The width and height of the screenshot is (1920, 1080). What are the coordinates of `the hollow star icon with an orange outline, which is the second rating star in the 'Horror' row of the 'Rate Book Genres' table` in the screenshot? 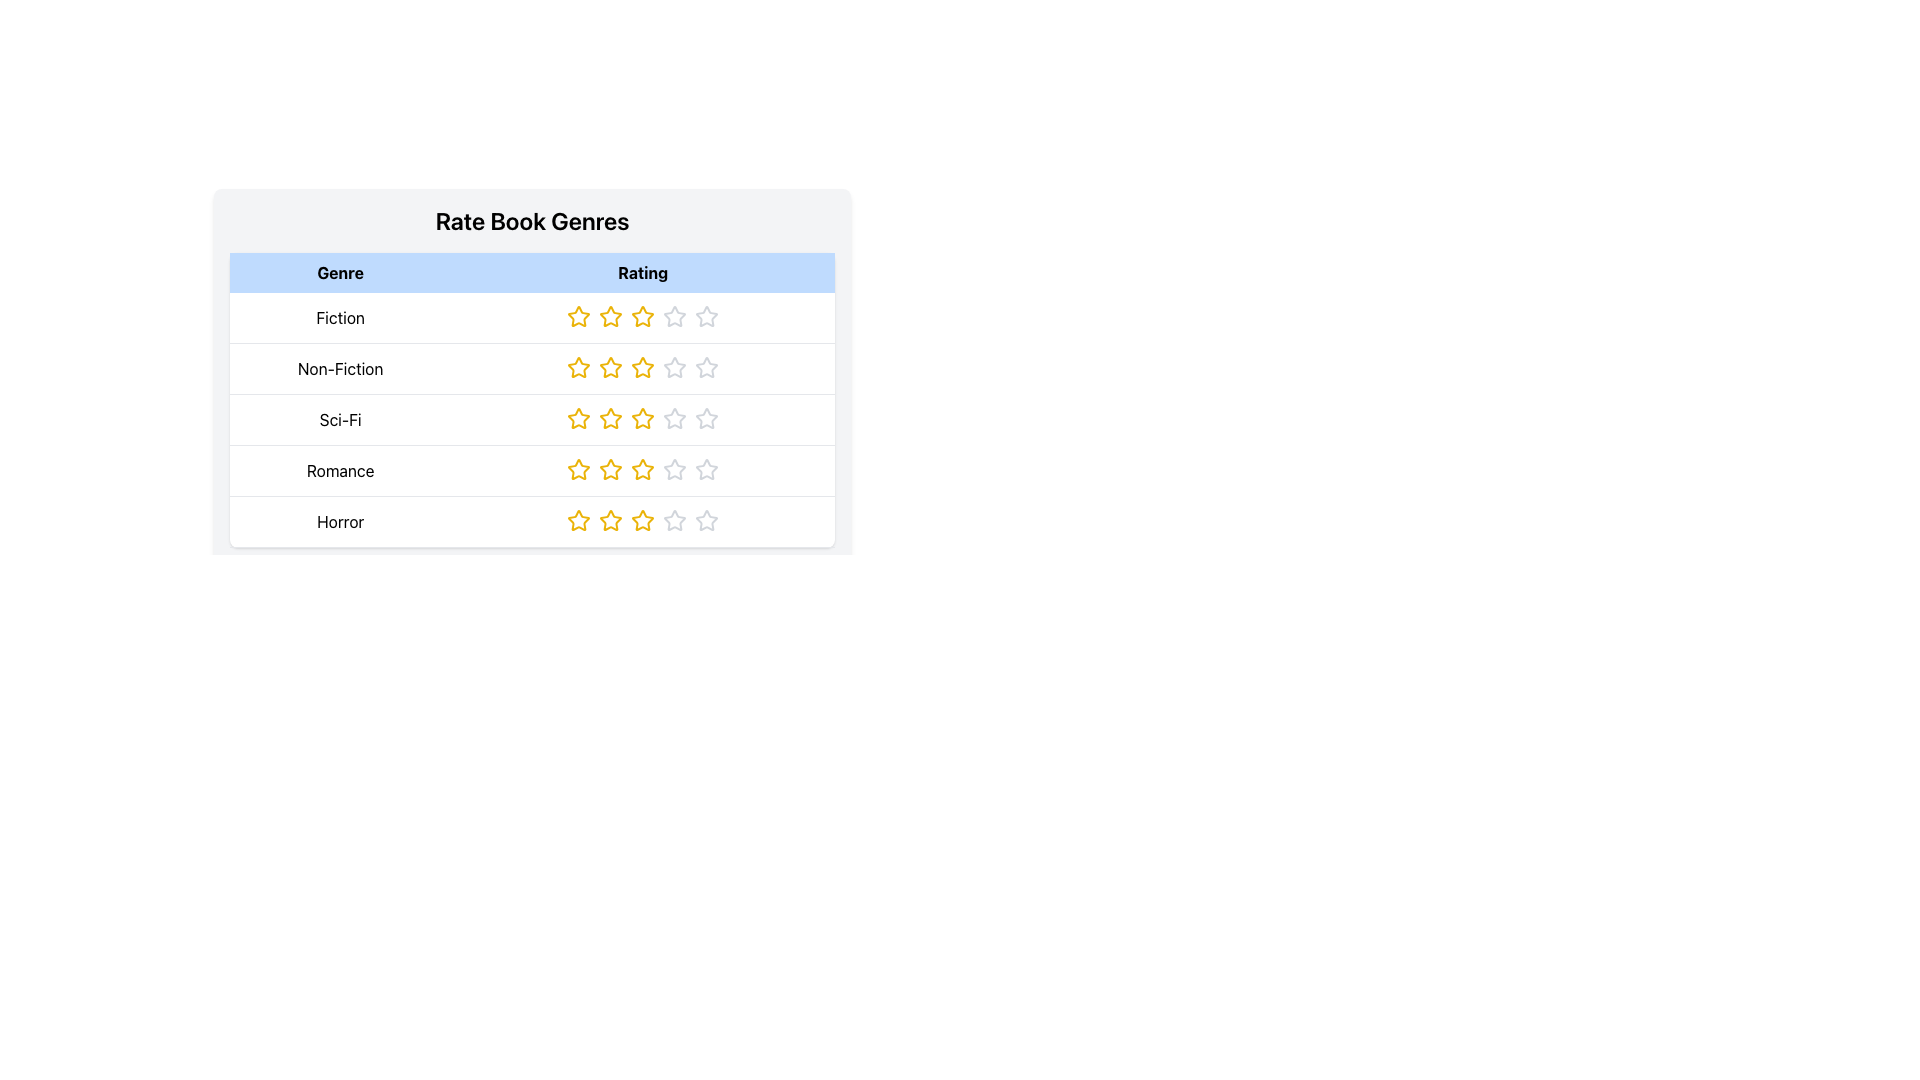 It's located at (610, 519).